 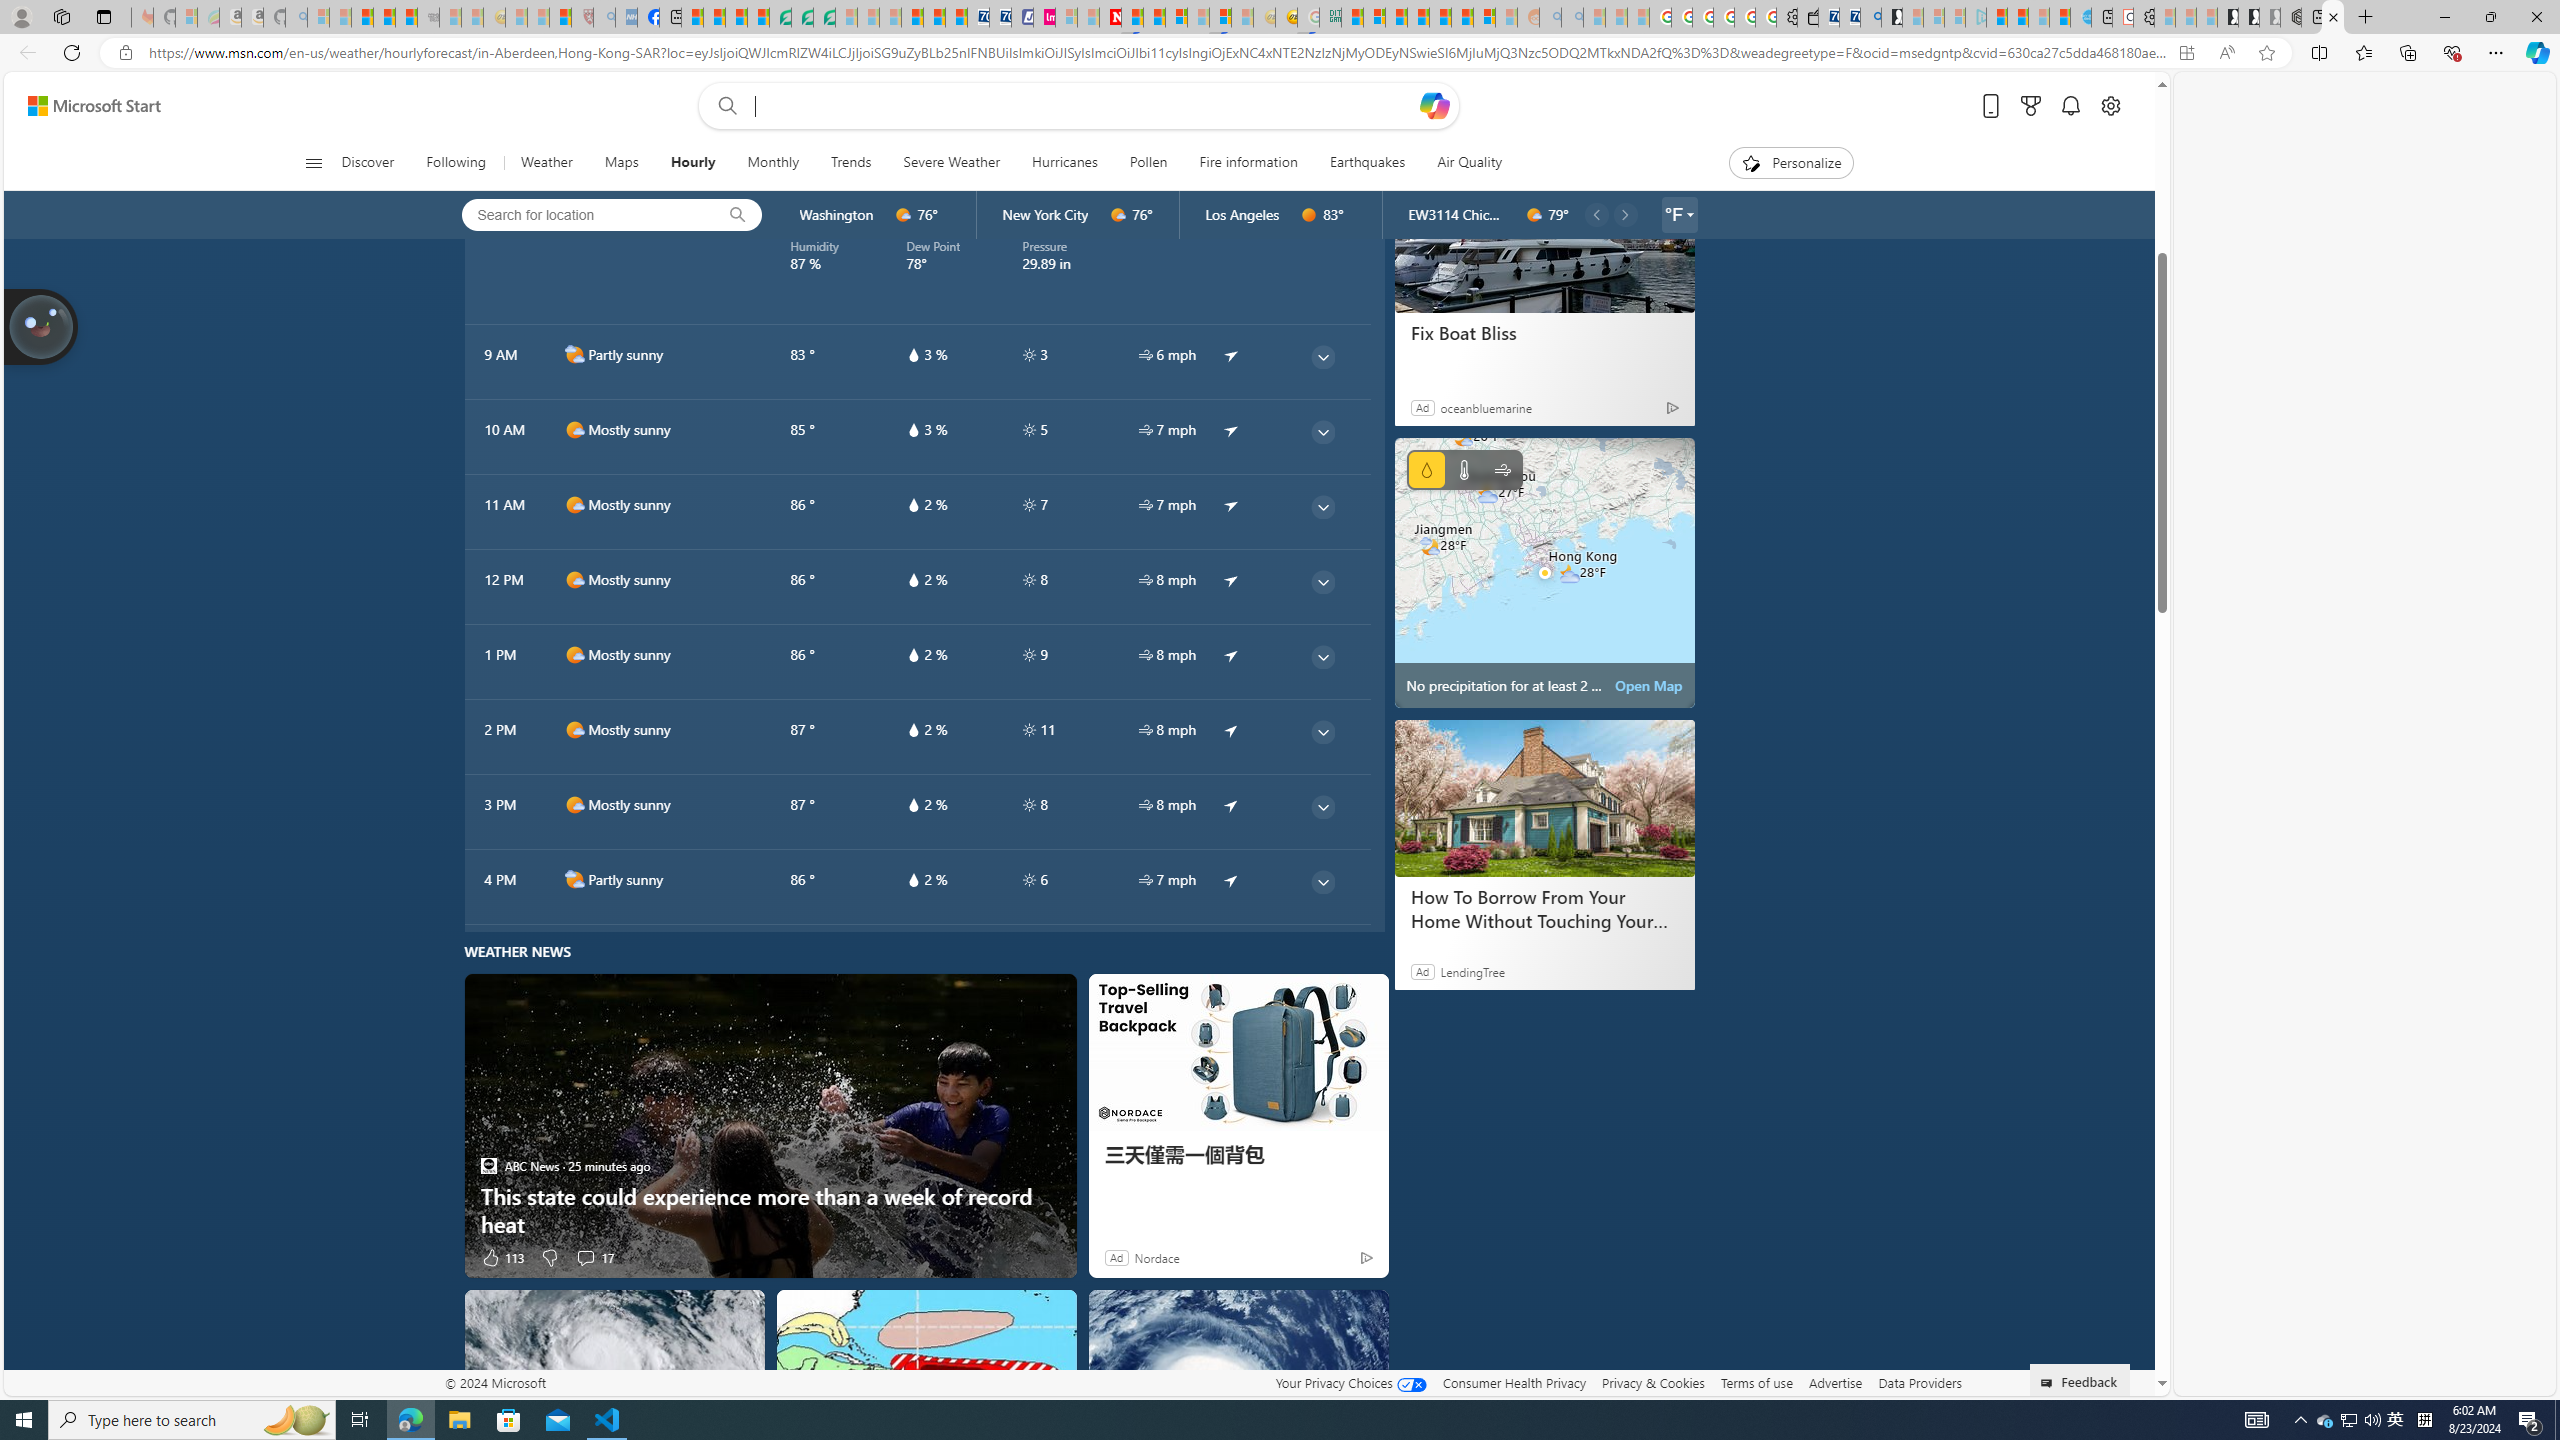 I want to click on 'LendingTree', so click(x=1471, y=972).